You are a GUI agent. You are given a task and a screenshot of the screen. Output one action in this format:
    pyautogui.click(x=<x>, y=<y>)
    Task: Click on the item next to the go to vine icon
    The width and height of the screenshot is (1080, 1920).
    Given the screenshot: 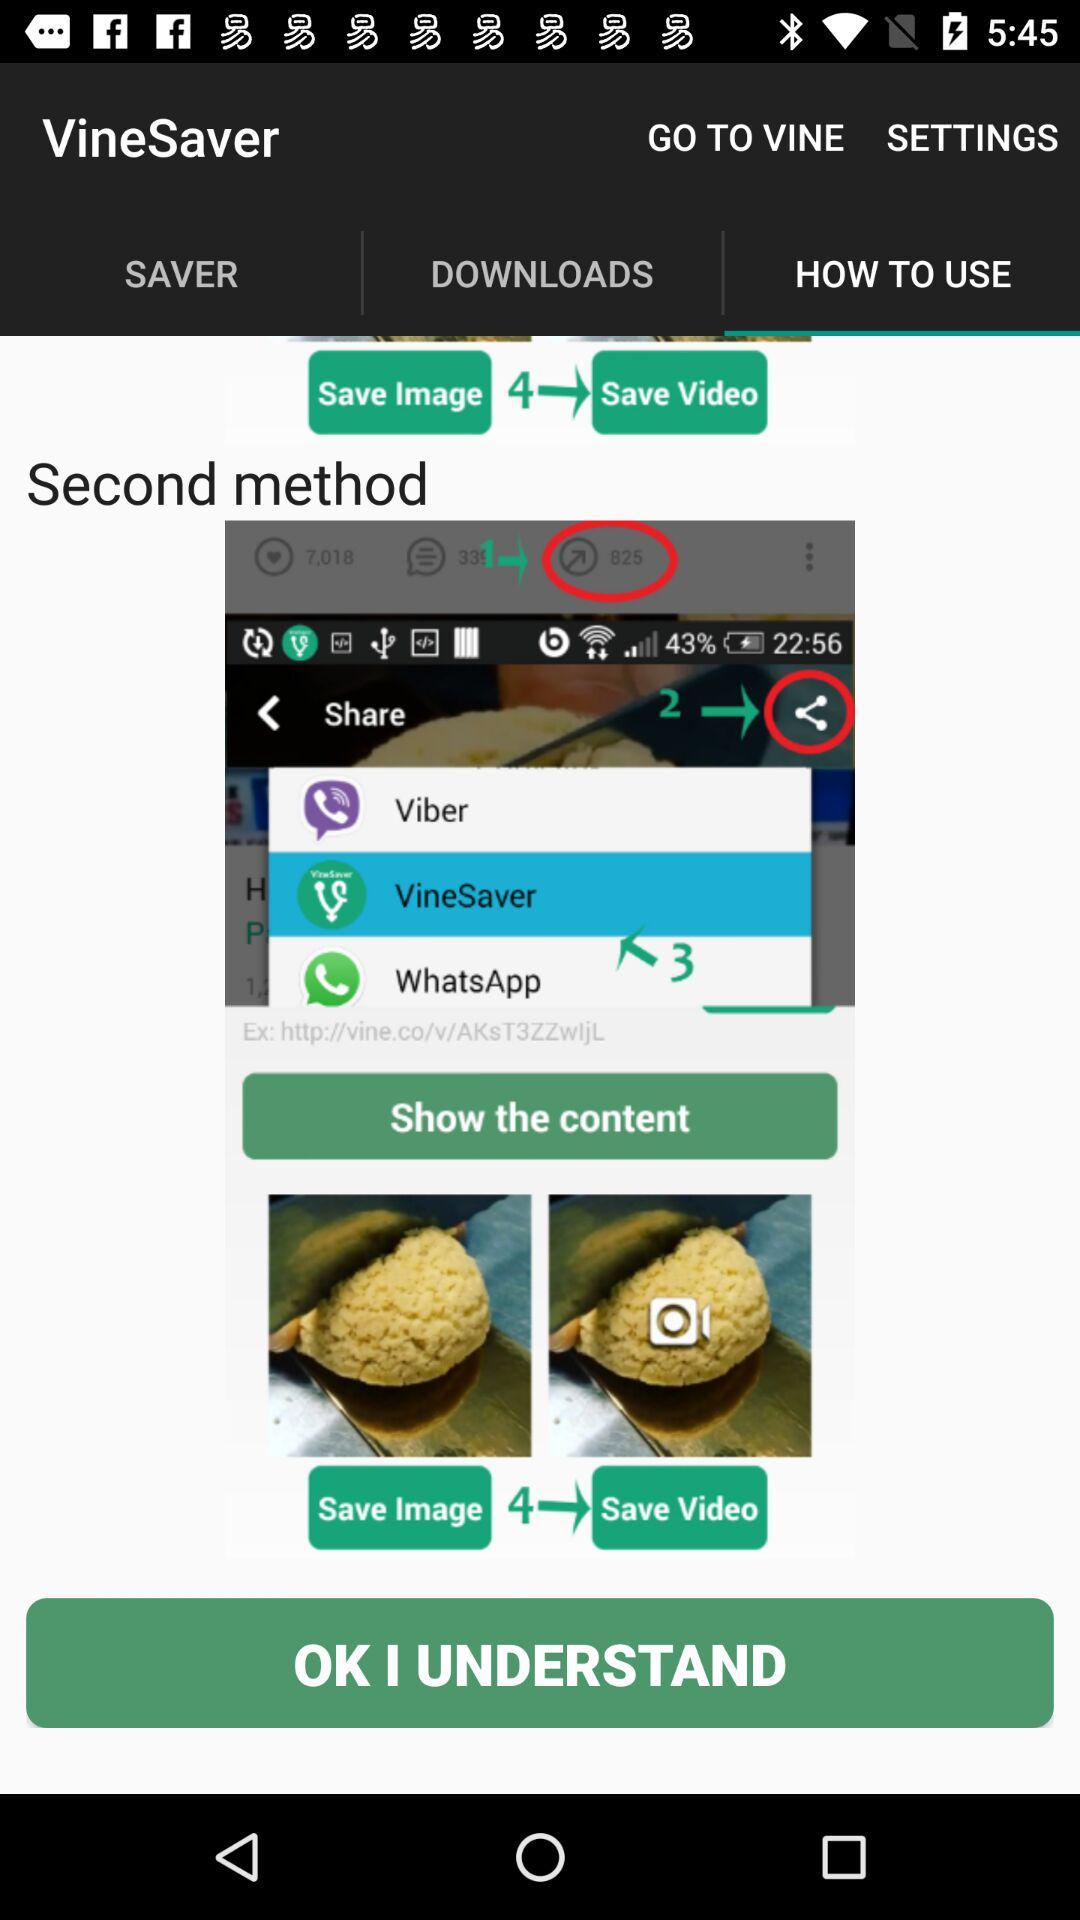 What is the action you would take?
    pyautogui.click(x=971, y=135)
    